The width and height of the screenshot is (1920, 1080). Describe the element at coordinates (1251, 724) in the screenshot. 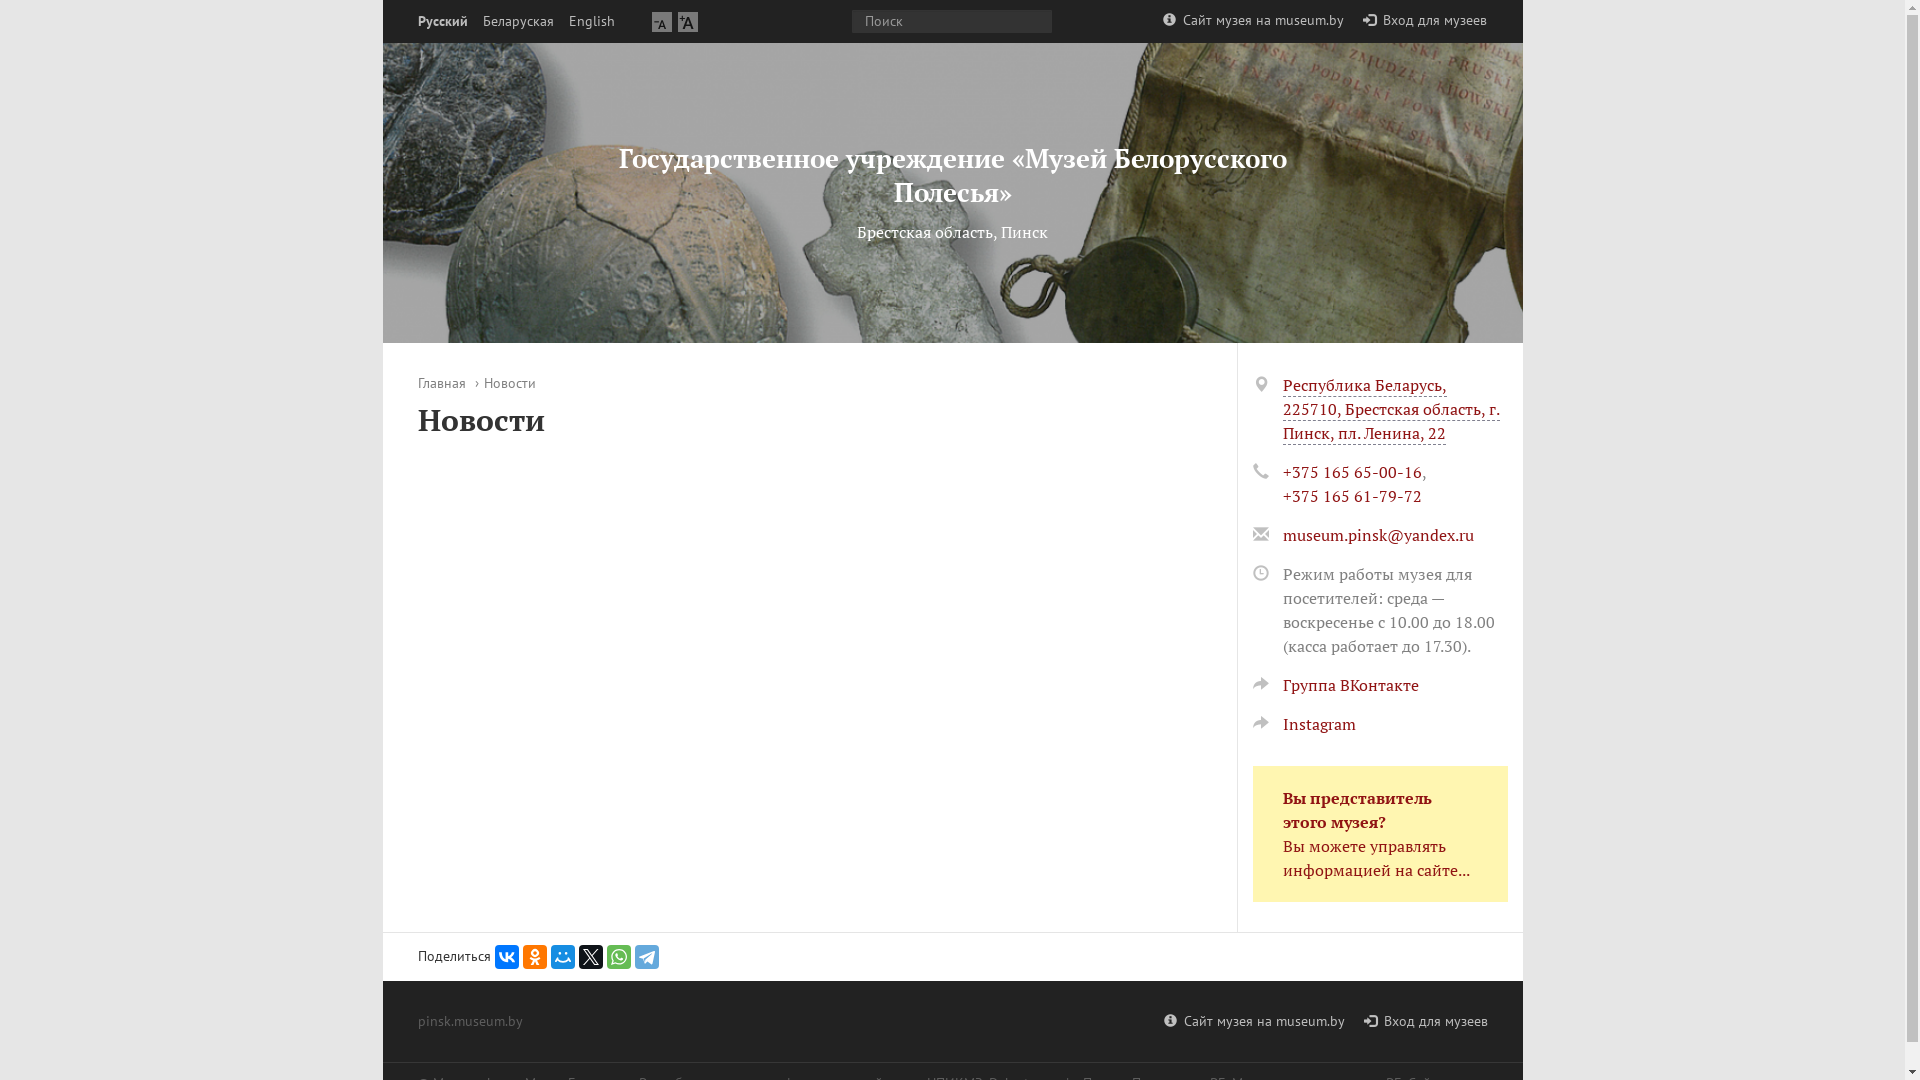

I see `'Instagram'` at that location.